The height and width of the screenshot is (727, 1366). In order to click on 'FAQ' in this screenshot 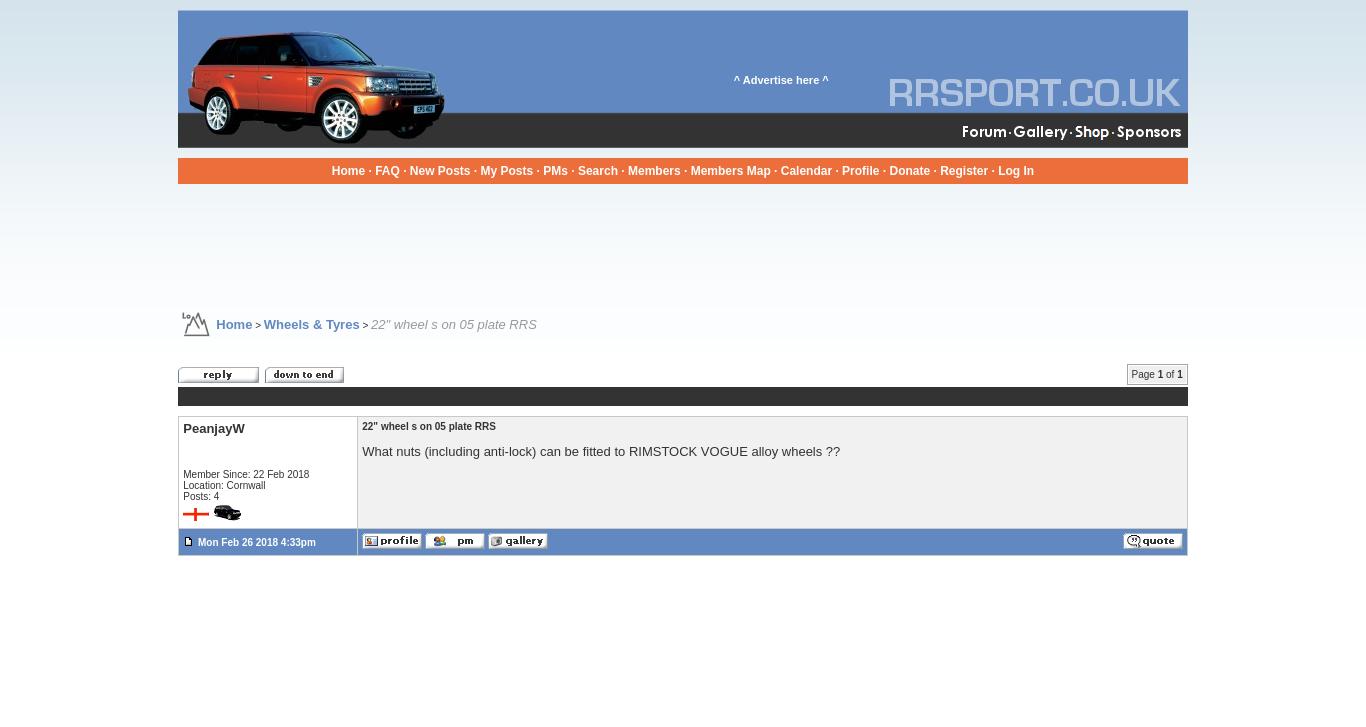, I will do `click(385, 170)`.